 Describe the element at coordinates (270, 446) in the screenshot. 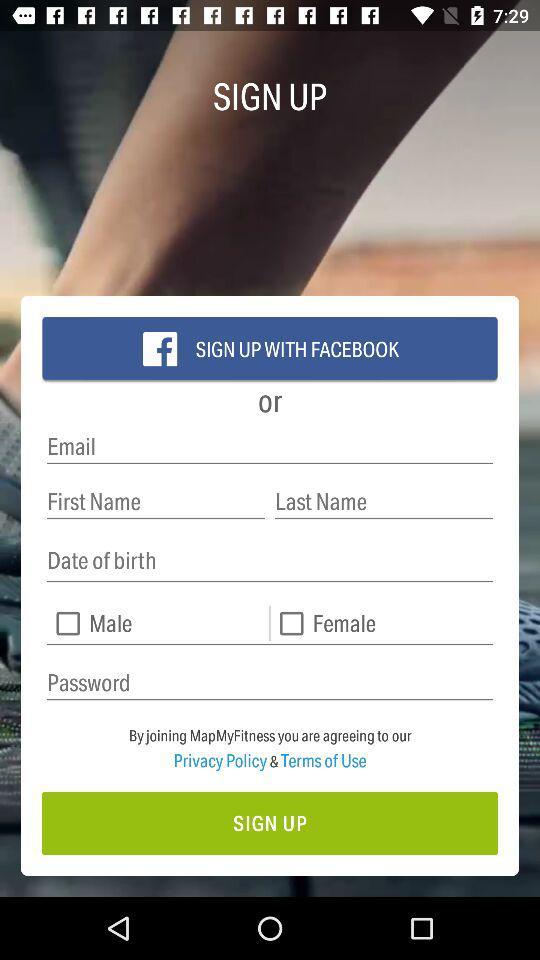

I see `email address` at that location.